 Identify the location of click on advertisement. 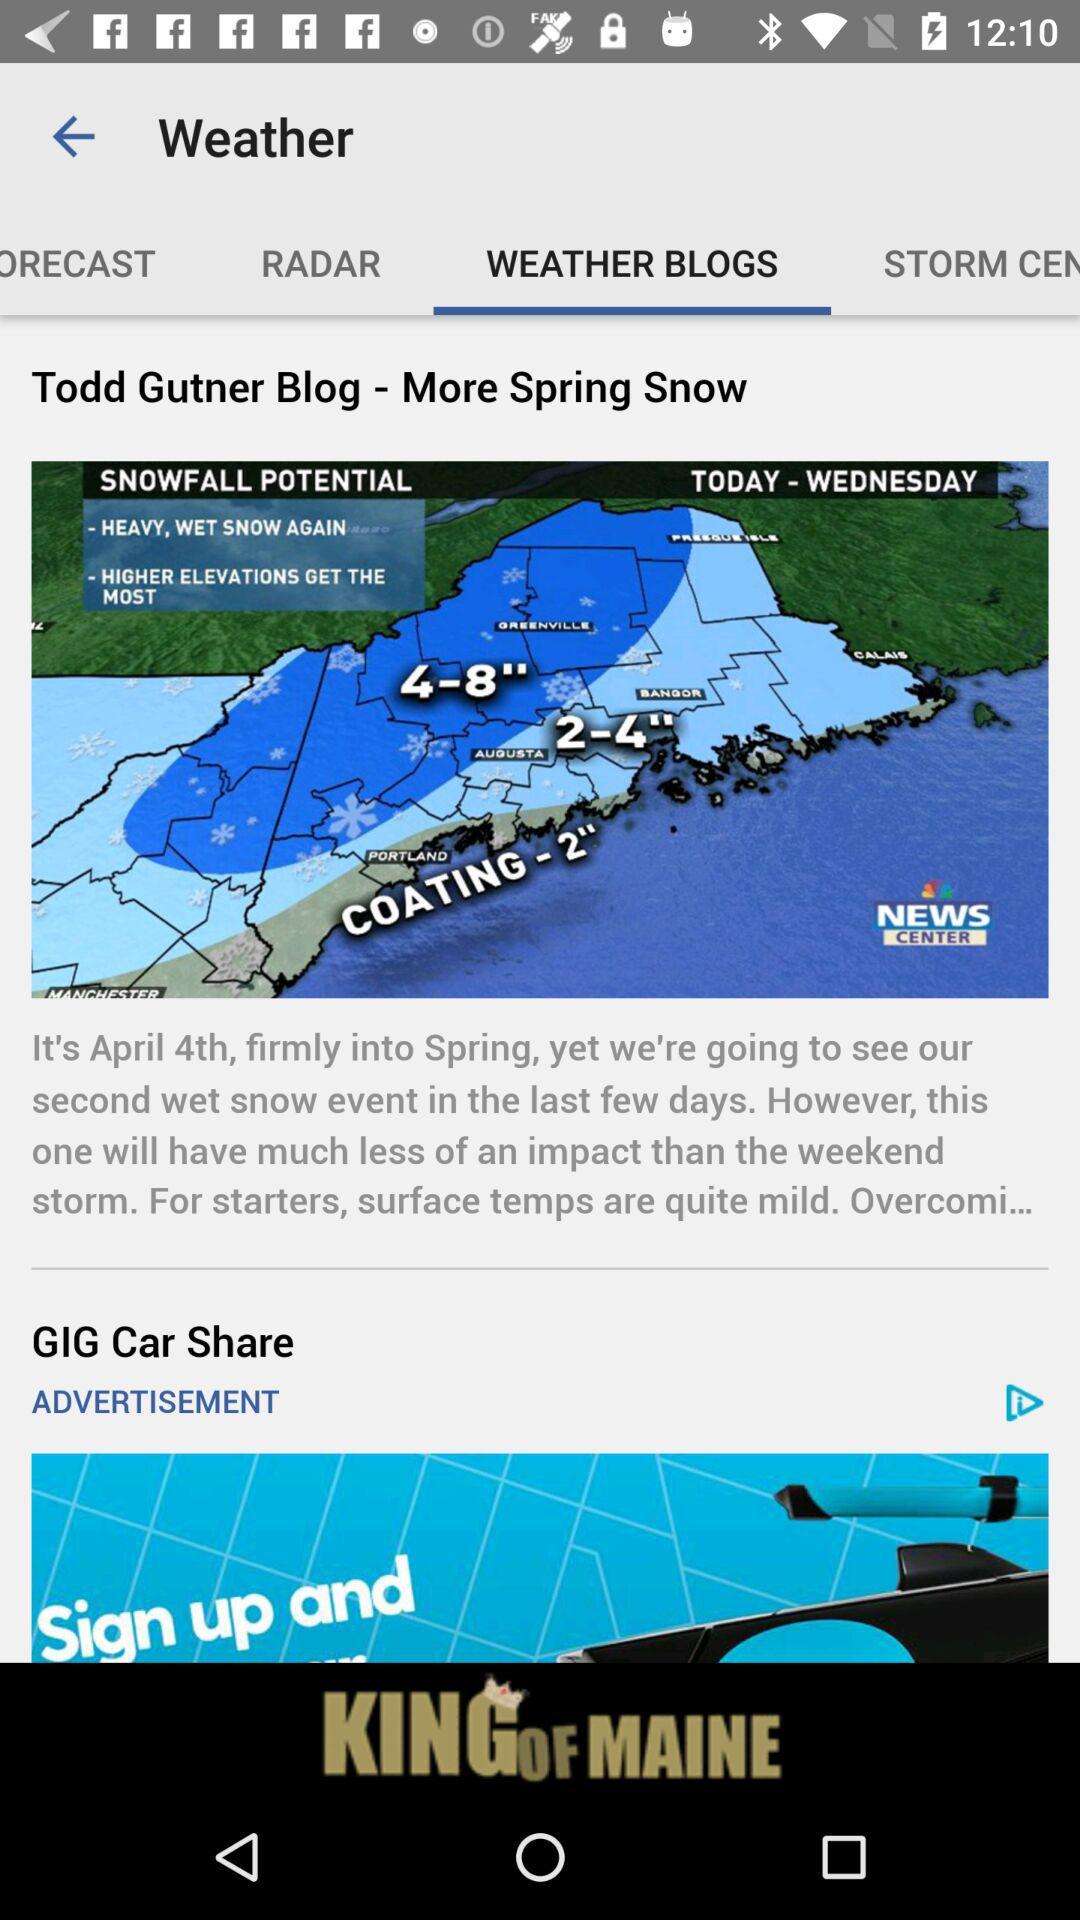
(540, 1727).